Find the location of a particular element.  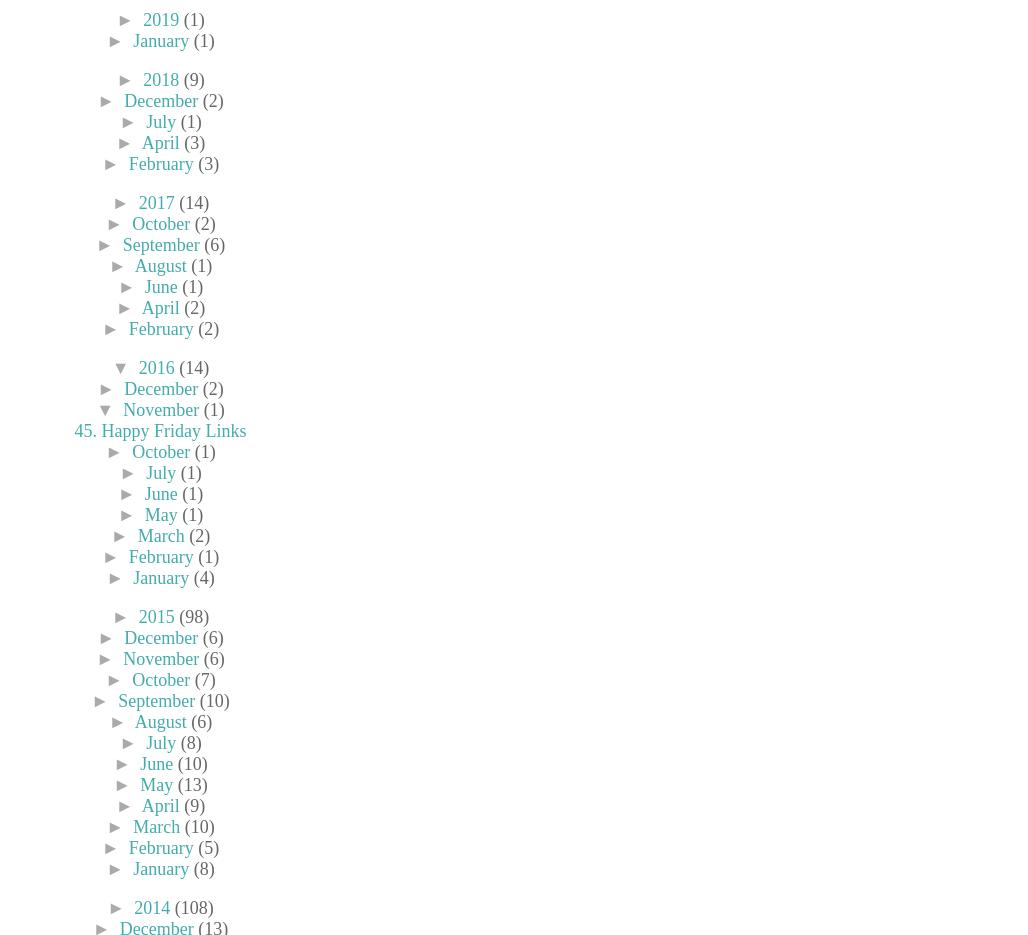

'(5)' is located at coordinates (207, 848).